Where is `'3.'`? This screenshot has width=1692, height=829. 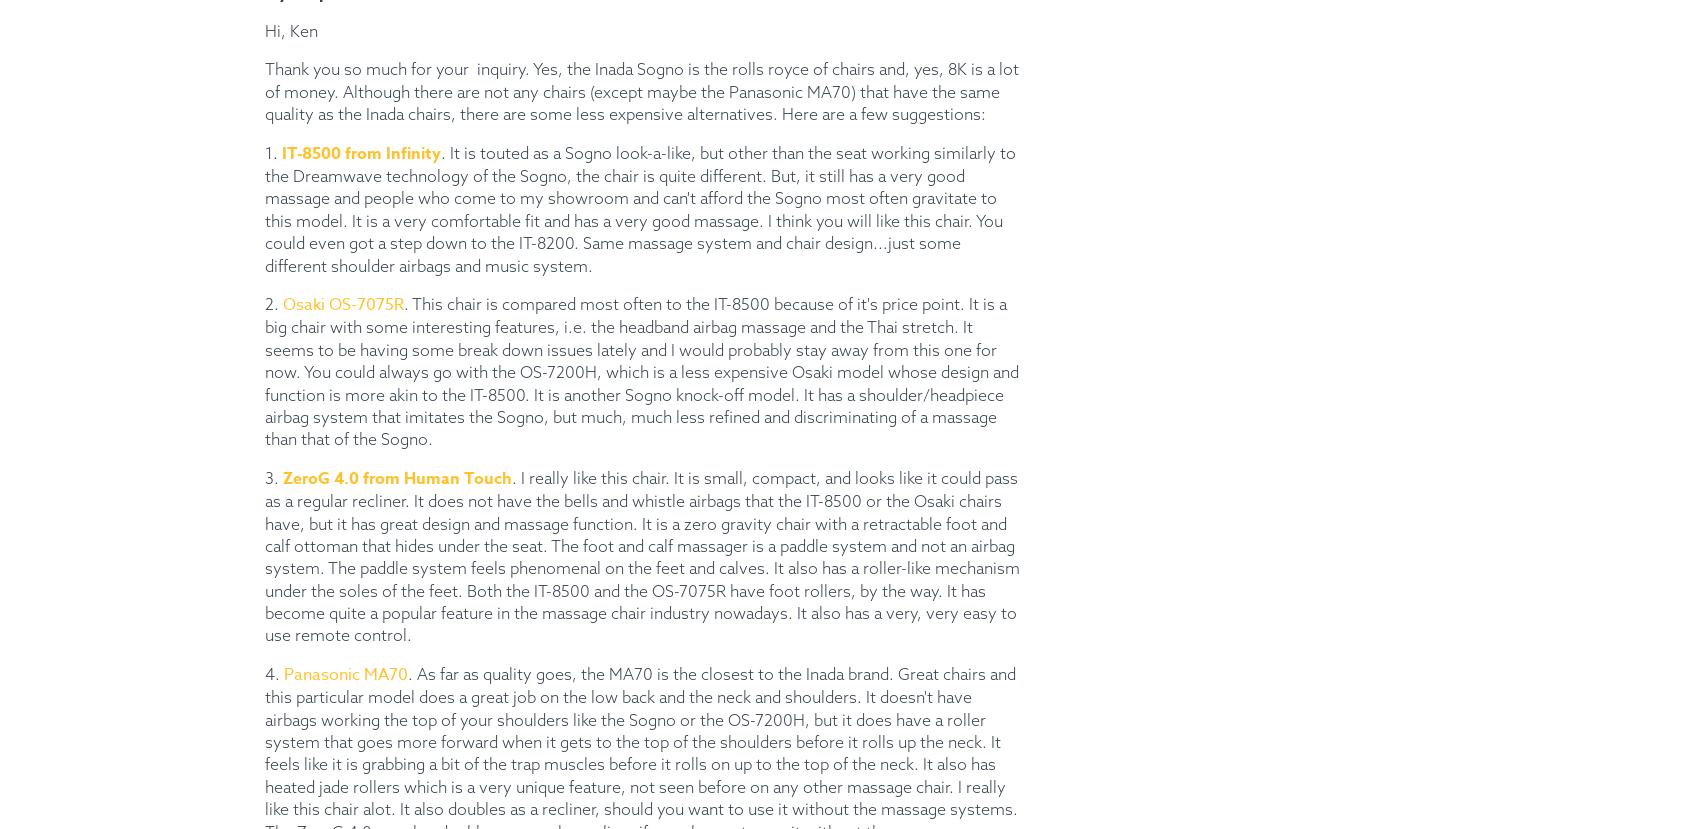 '3.' is located at coordinates (273, 477).